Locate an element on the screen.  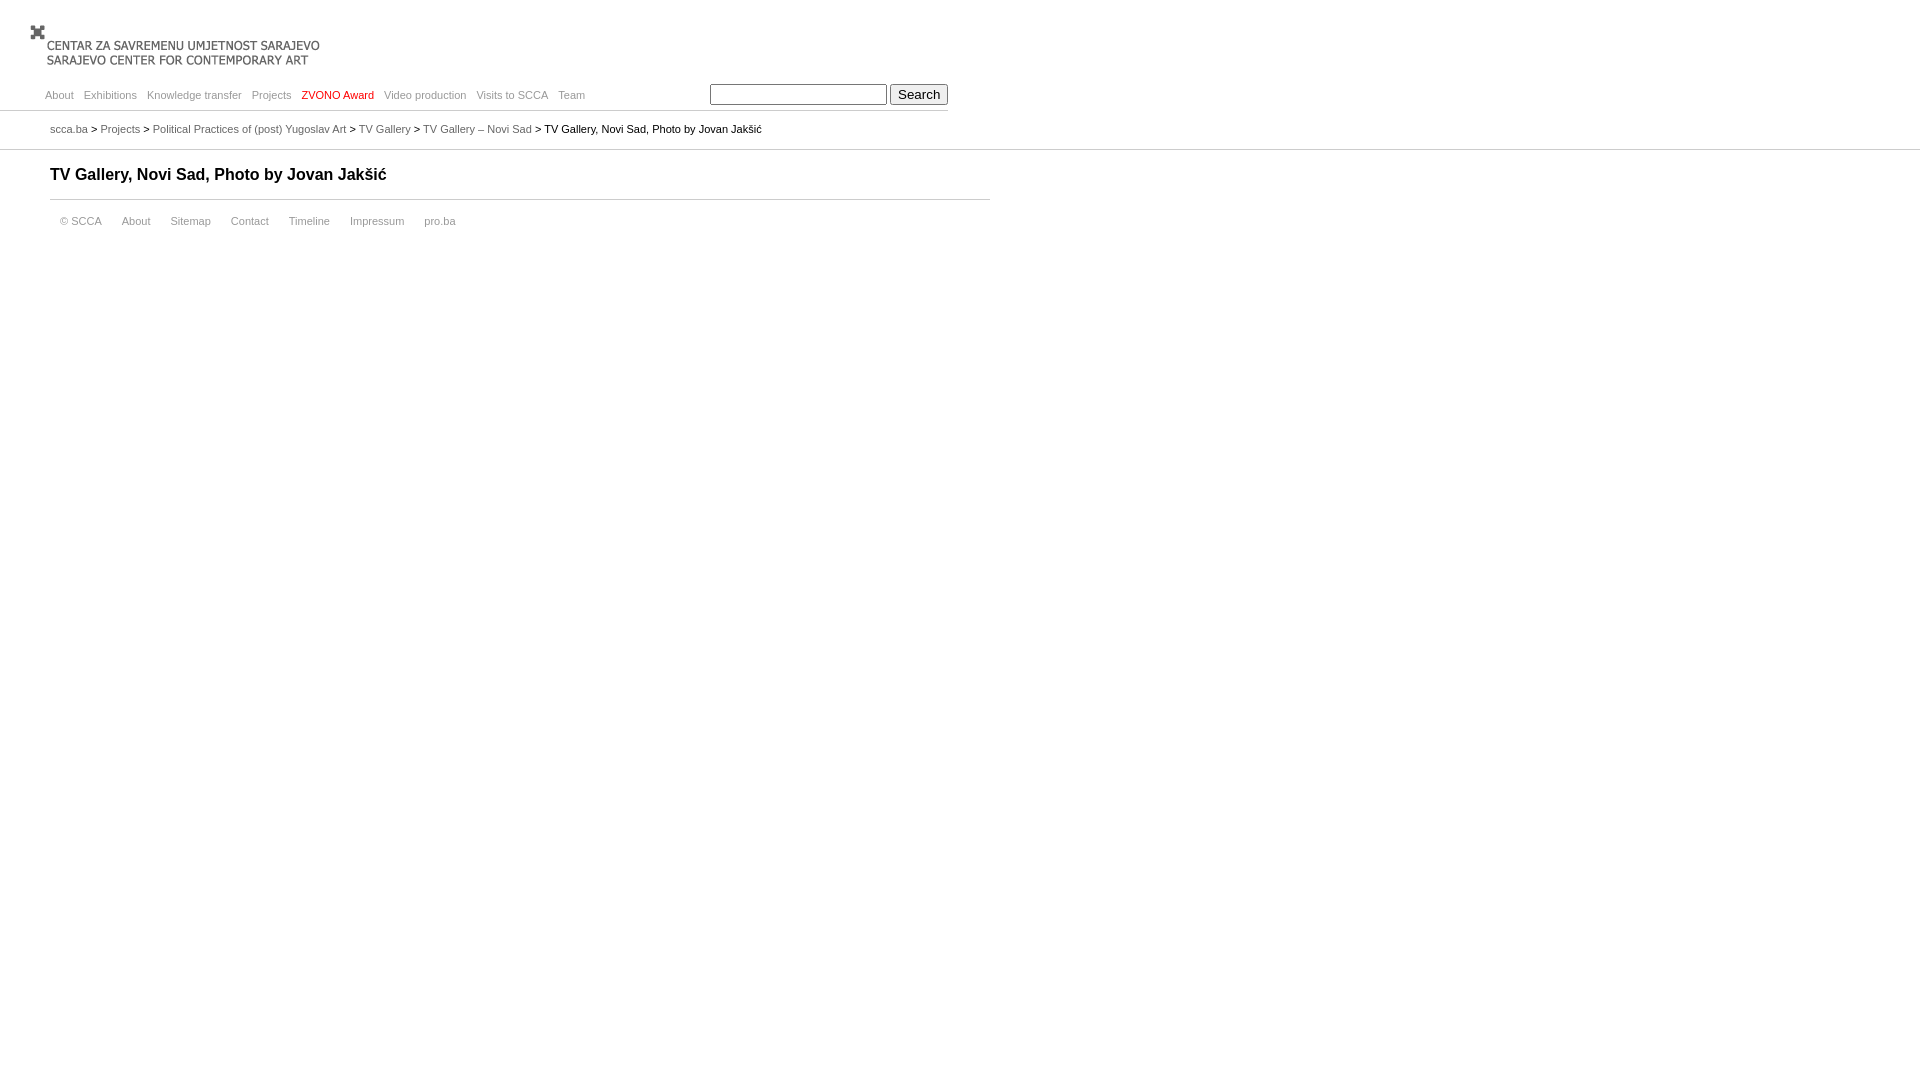
'Search' is located at coordinates (888, 94).